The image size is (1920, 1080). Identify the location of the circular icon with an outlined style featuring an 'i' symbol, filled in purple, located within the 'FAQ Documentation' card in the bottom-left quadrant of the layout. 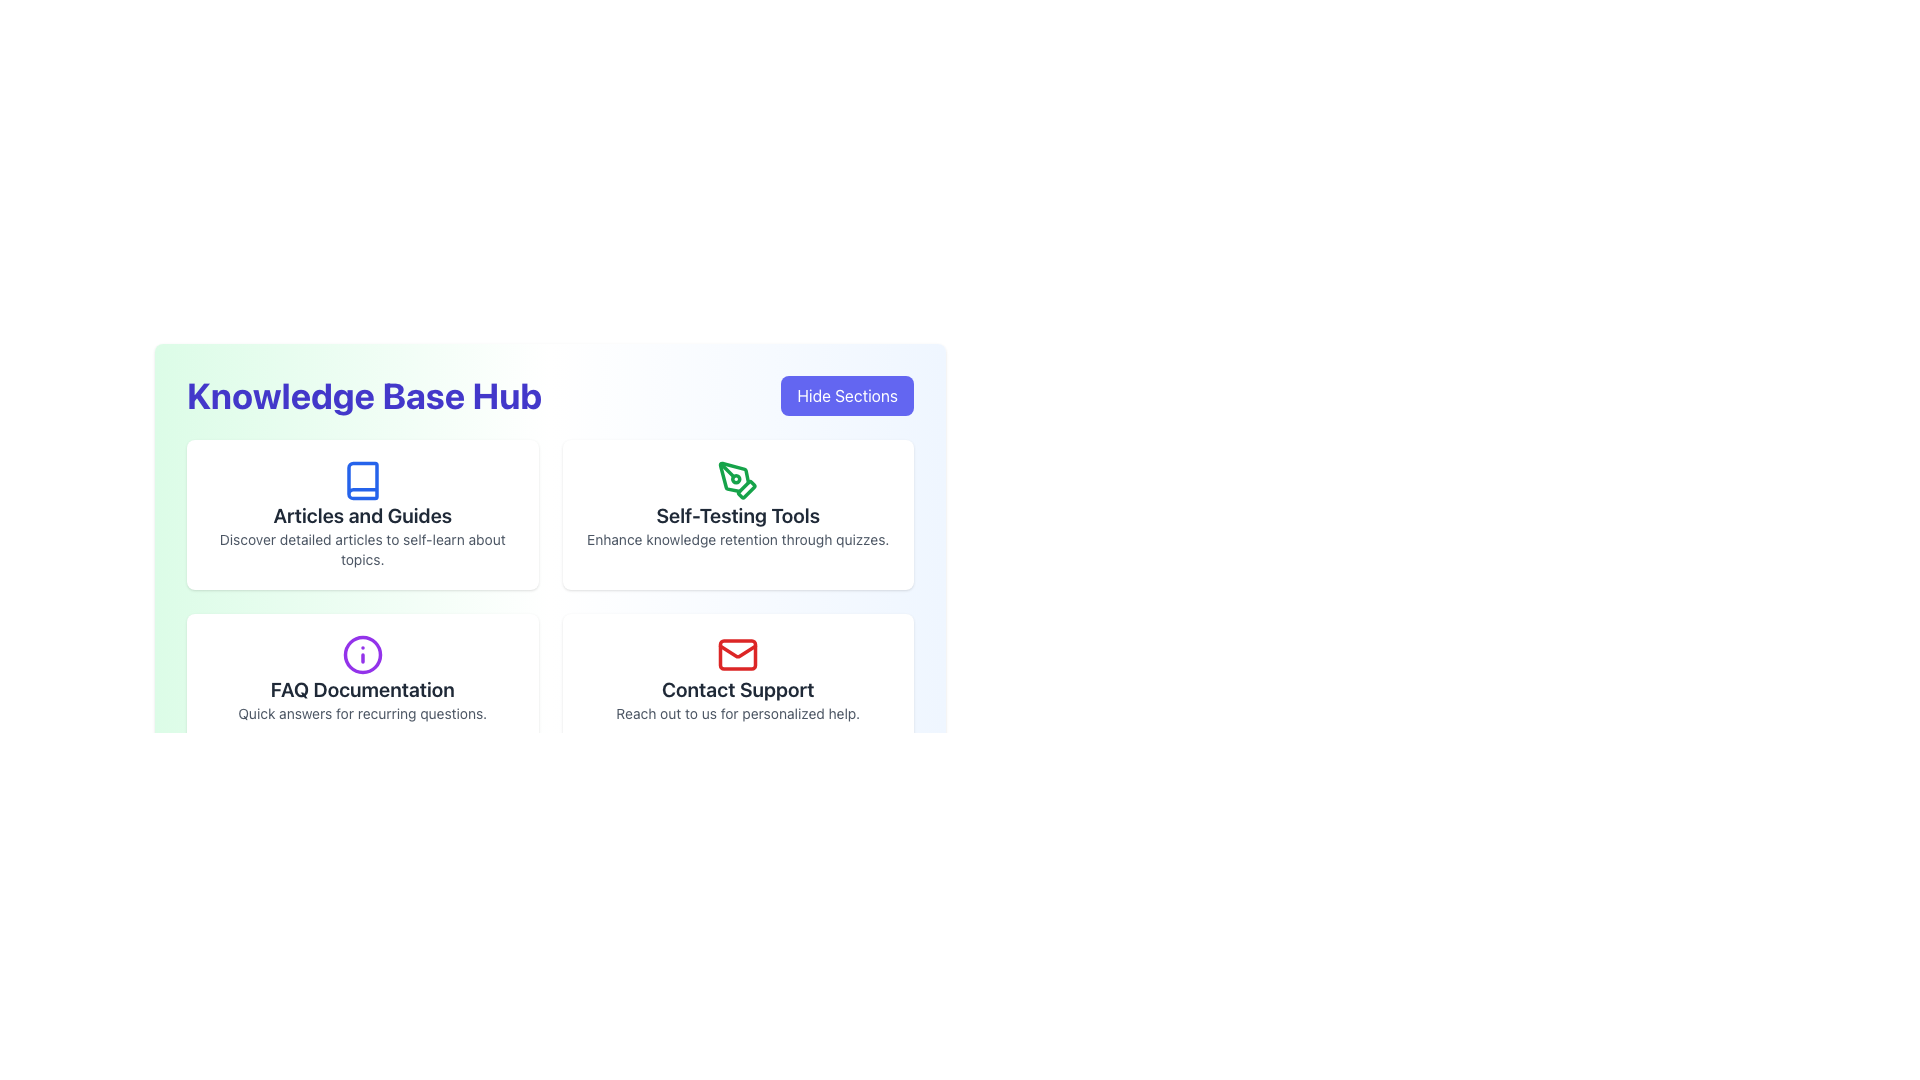
(362, 655).